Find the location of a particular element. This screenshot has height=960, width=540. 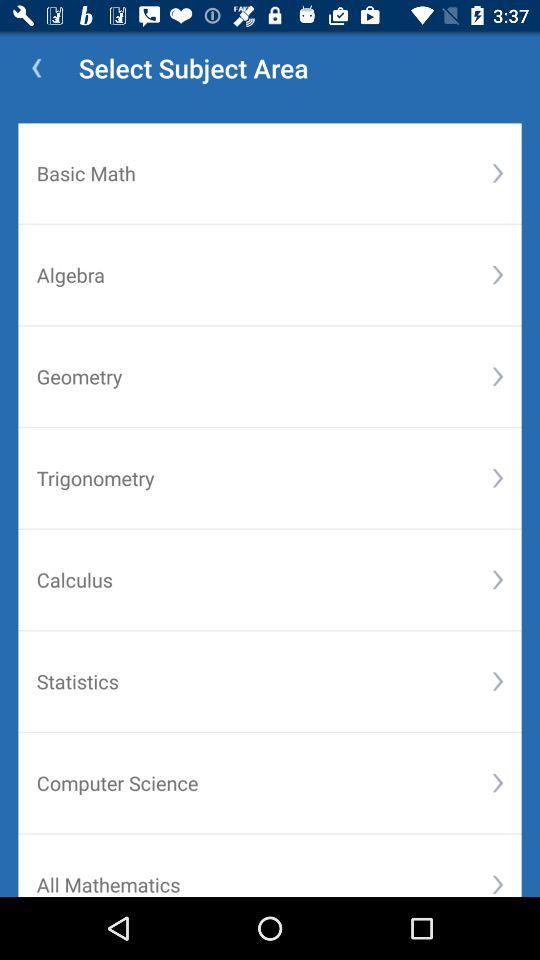

item below basic math icon is located at coordinates (496, 274).